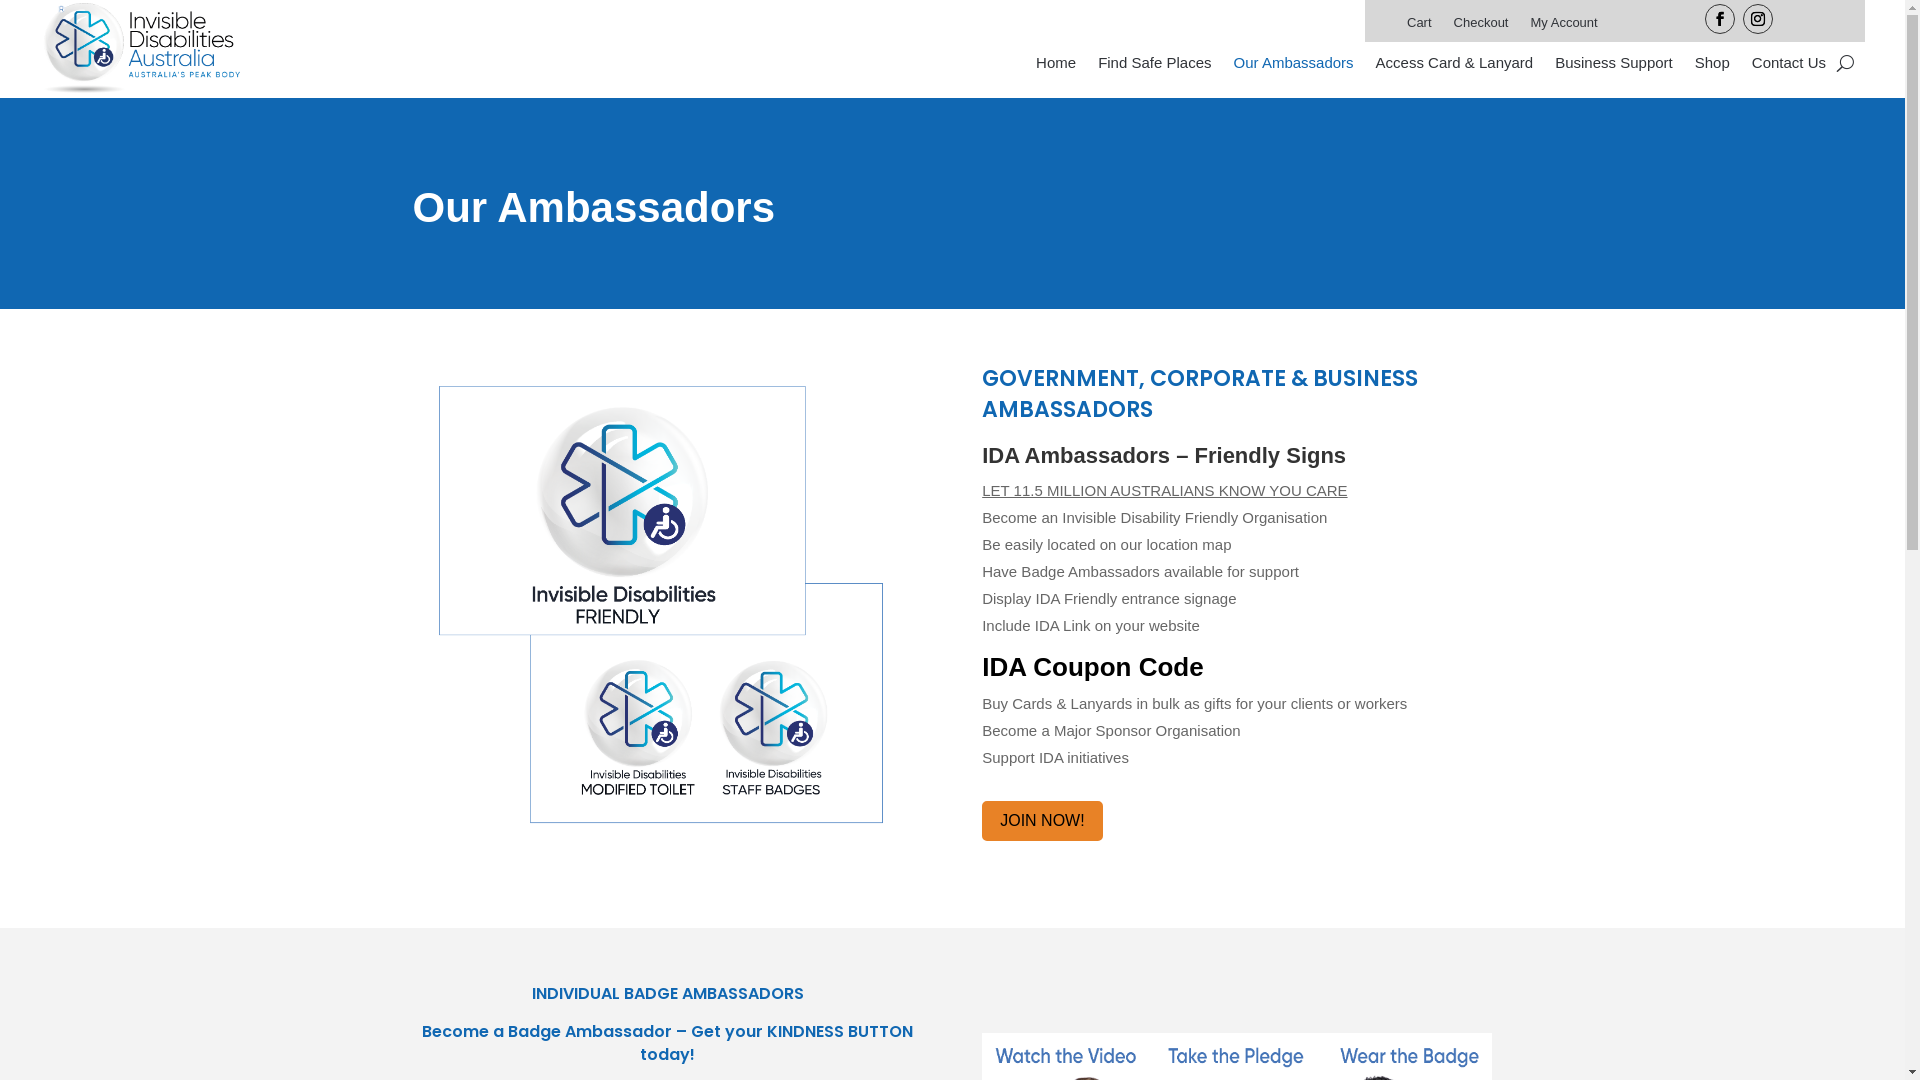 The image size is (1920, 1080). I want to click on 'Our Ambassadors', so click(1294, 65).